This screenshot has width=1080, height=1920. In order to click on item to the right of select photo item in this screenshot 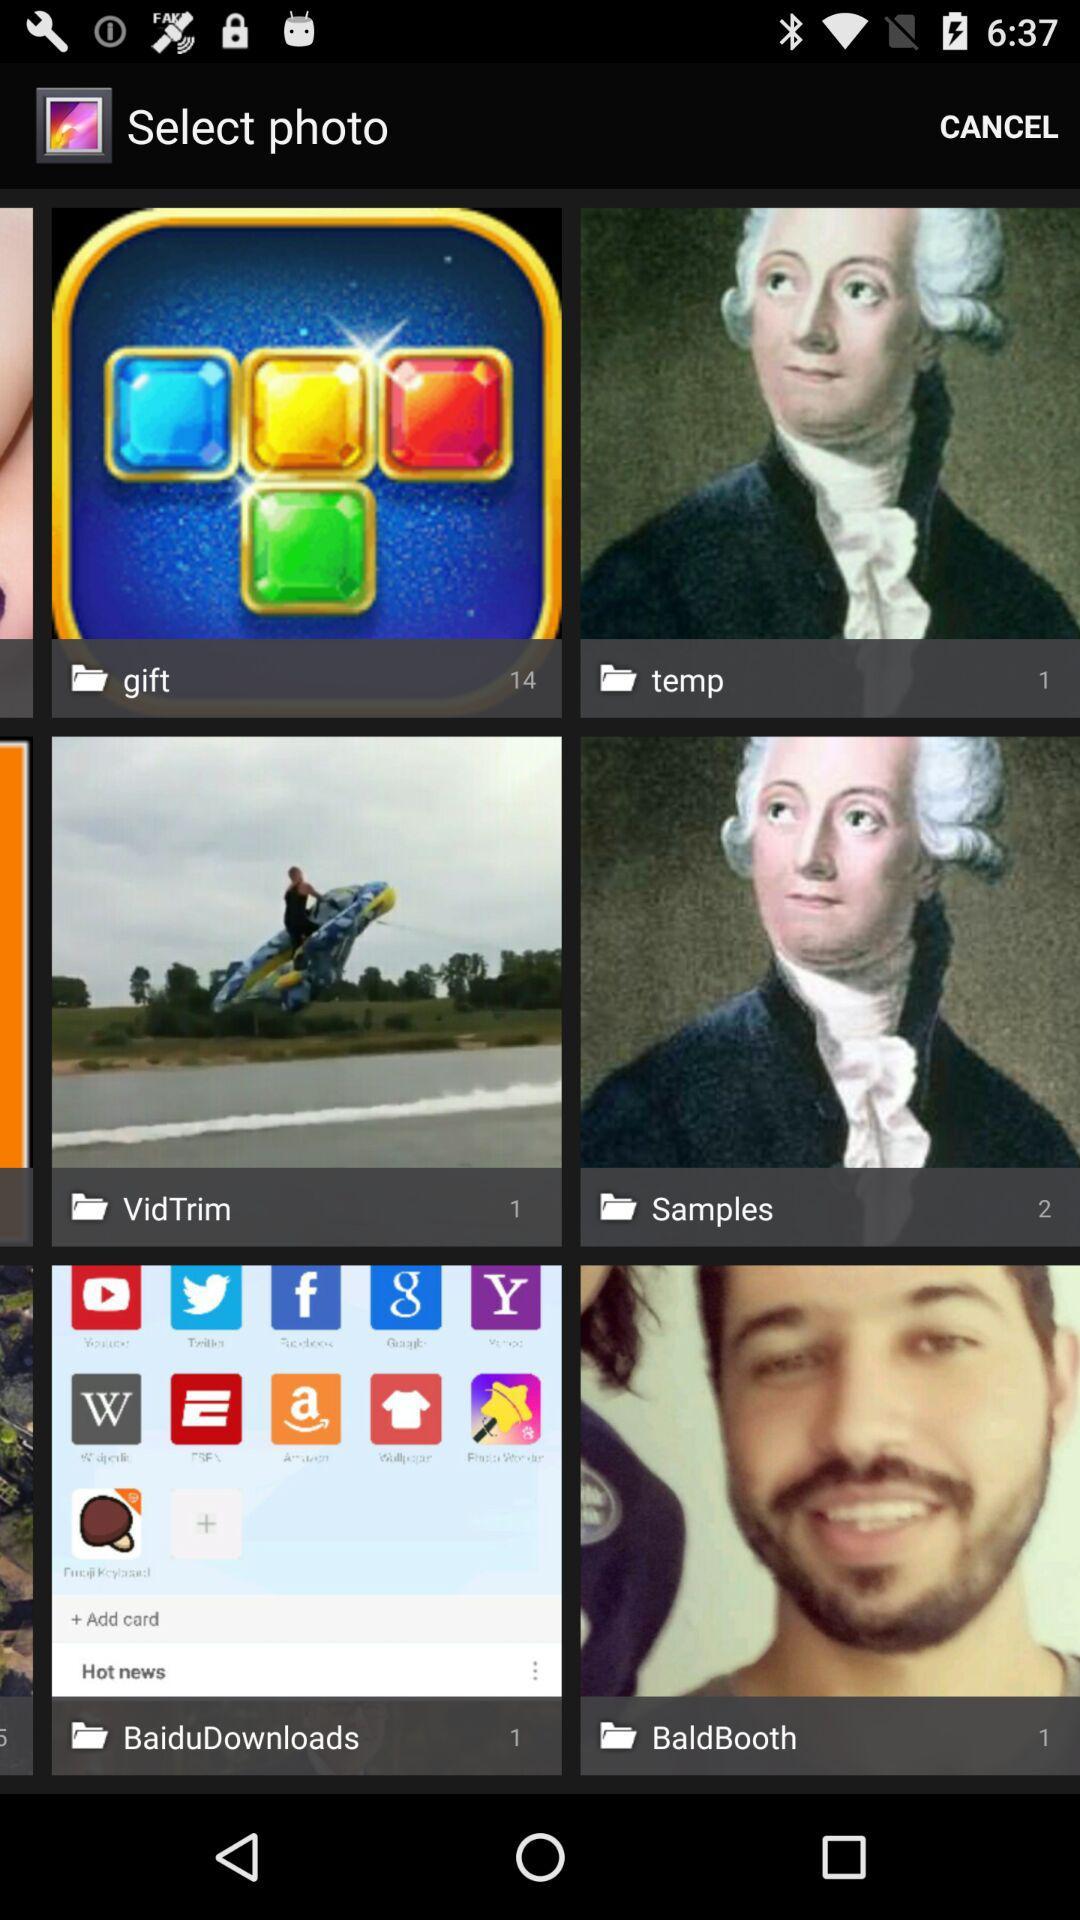, I will do `click(999, 124)`.